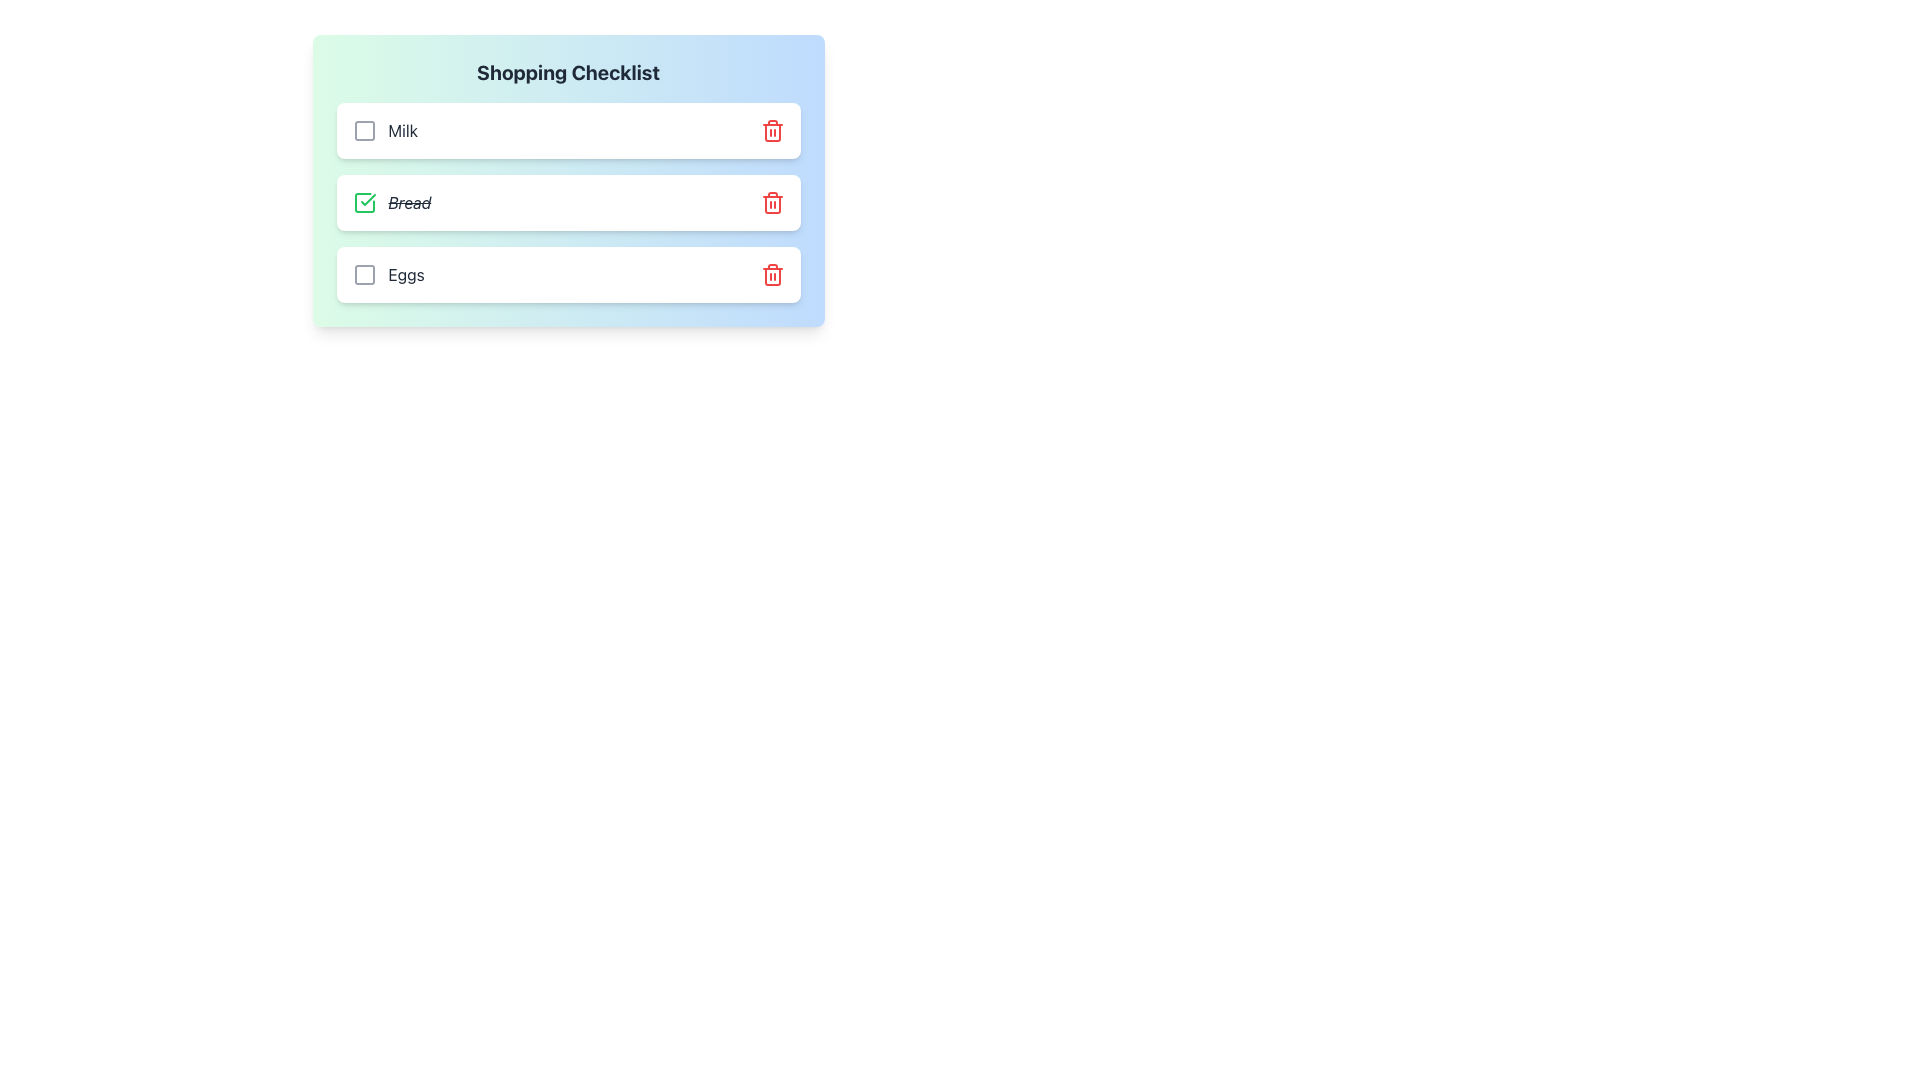  Describe the element at coordinates (364, 274) in the screenshot. I see `the visually distinct rectangular box with rounded corners that is part of the icon adjacent to the text 'Eggs' in the checklist interface` at that location.